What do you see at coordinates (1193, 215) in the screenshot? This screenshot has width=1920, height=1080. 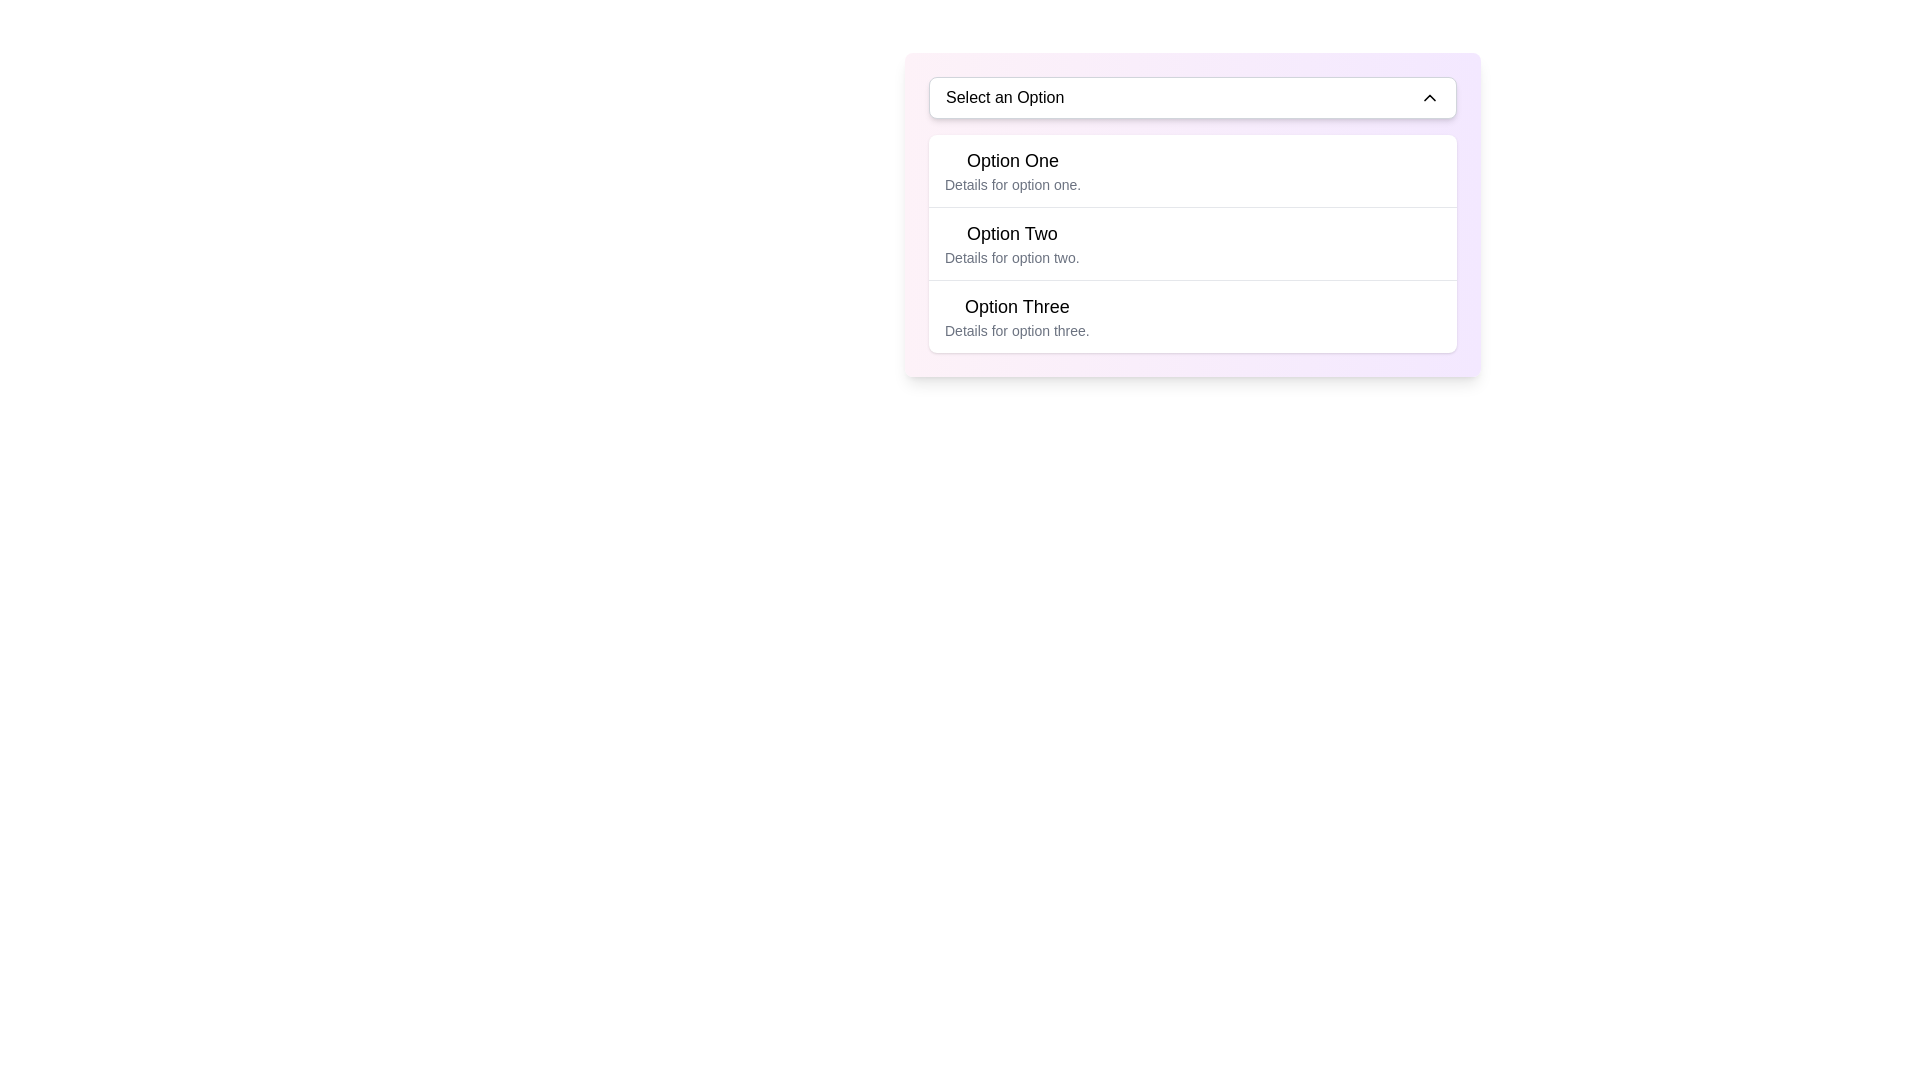 I see `the second option item in the dropdown menu` at bounding box center [1193, 215].